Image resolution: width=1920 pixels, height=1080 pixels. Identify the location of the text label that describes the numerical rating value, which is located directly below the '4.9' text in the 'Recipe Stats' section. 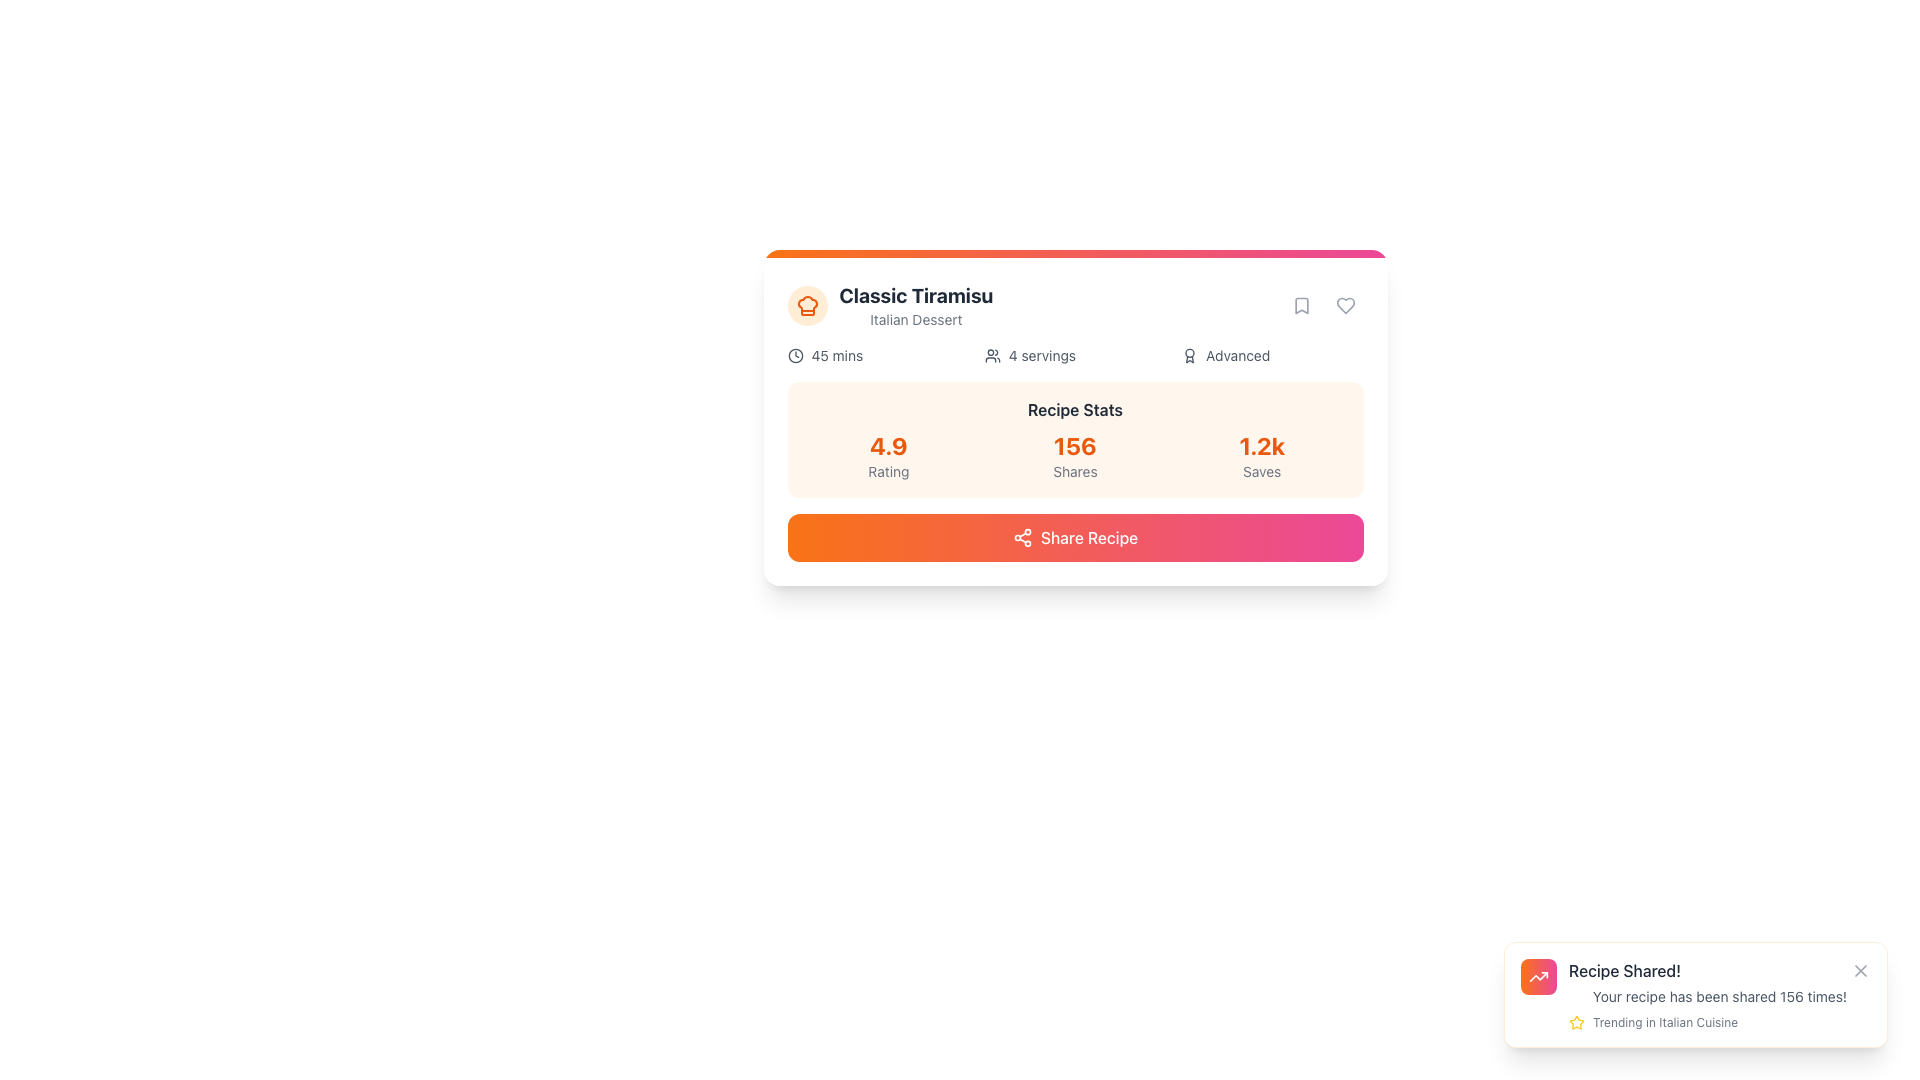
(887, 471).